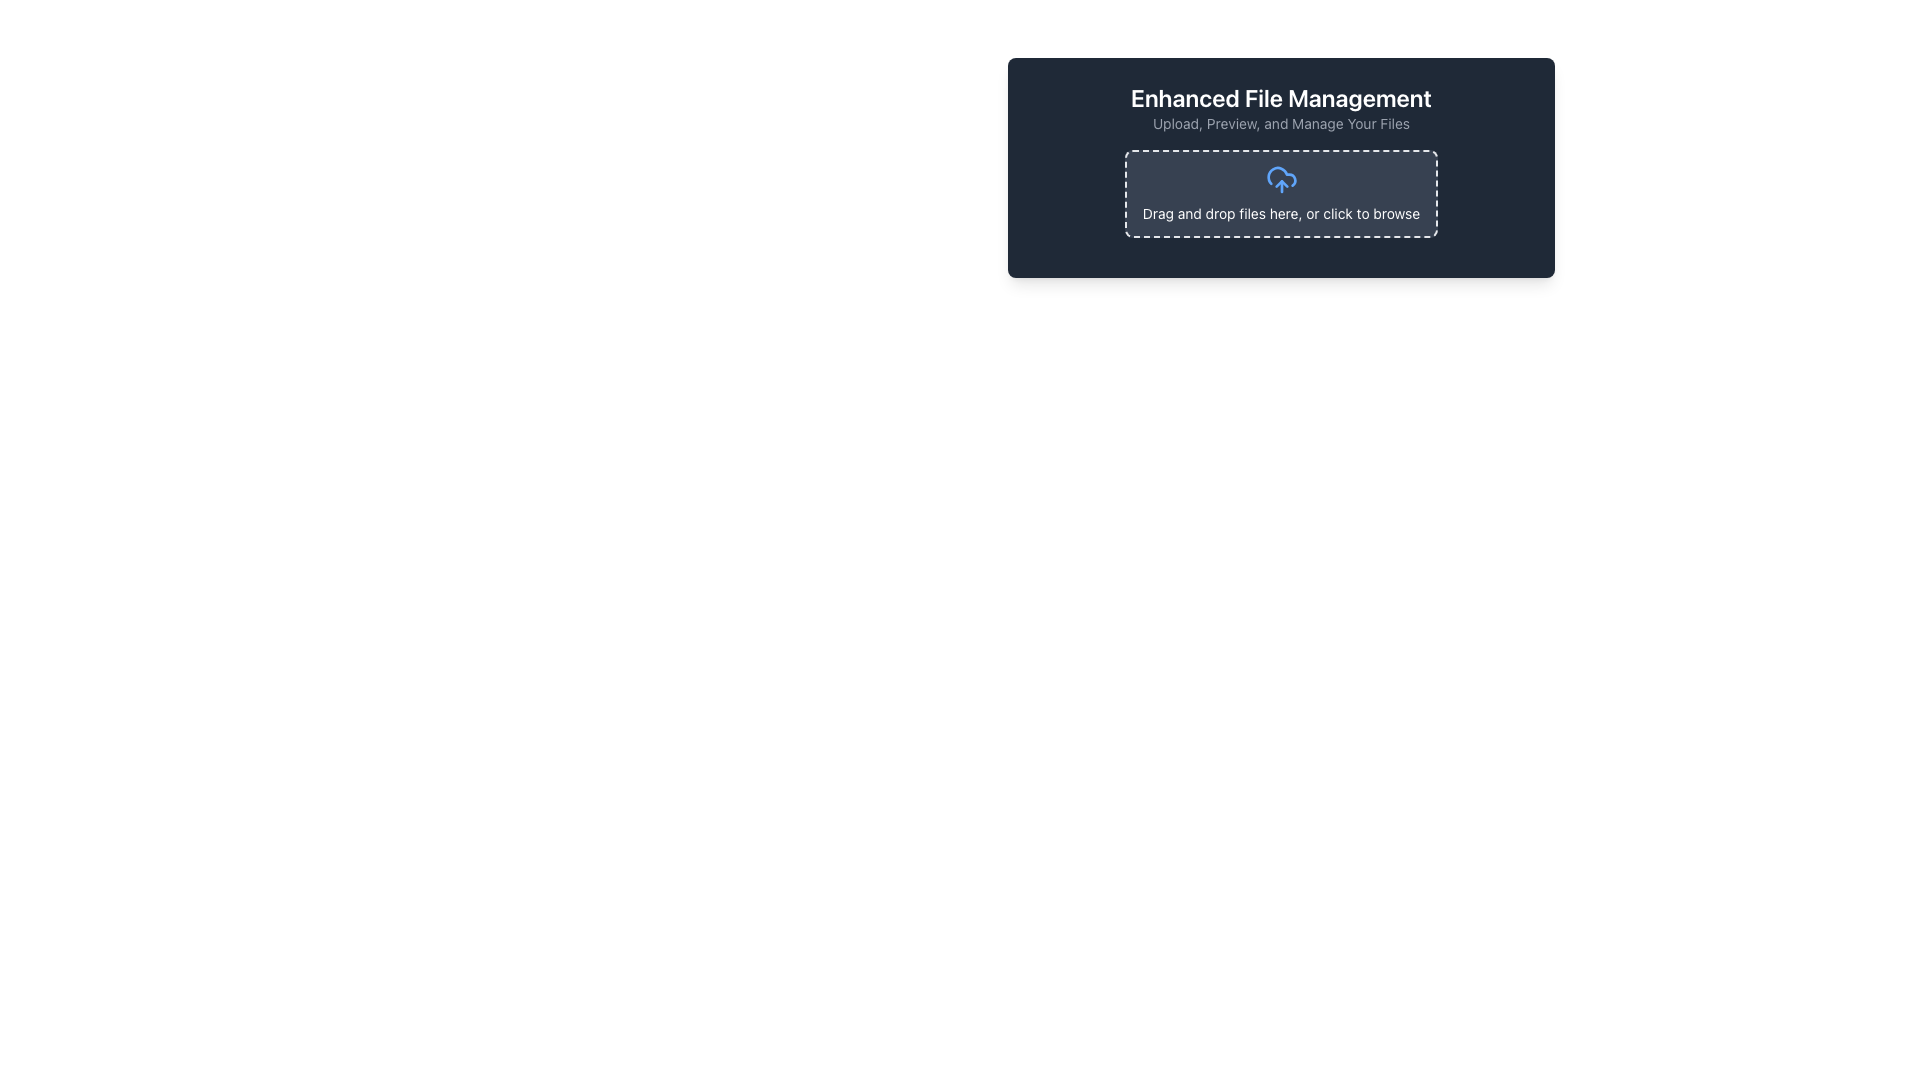  I want to click on the cloud upload icon located within the dashed-border rectangle, which is part of a larger box containing a title and instruction text, so click(1281, 180).